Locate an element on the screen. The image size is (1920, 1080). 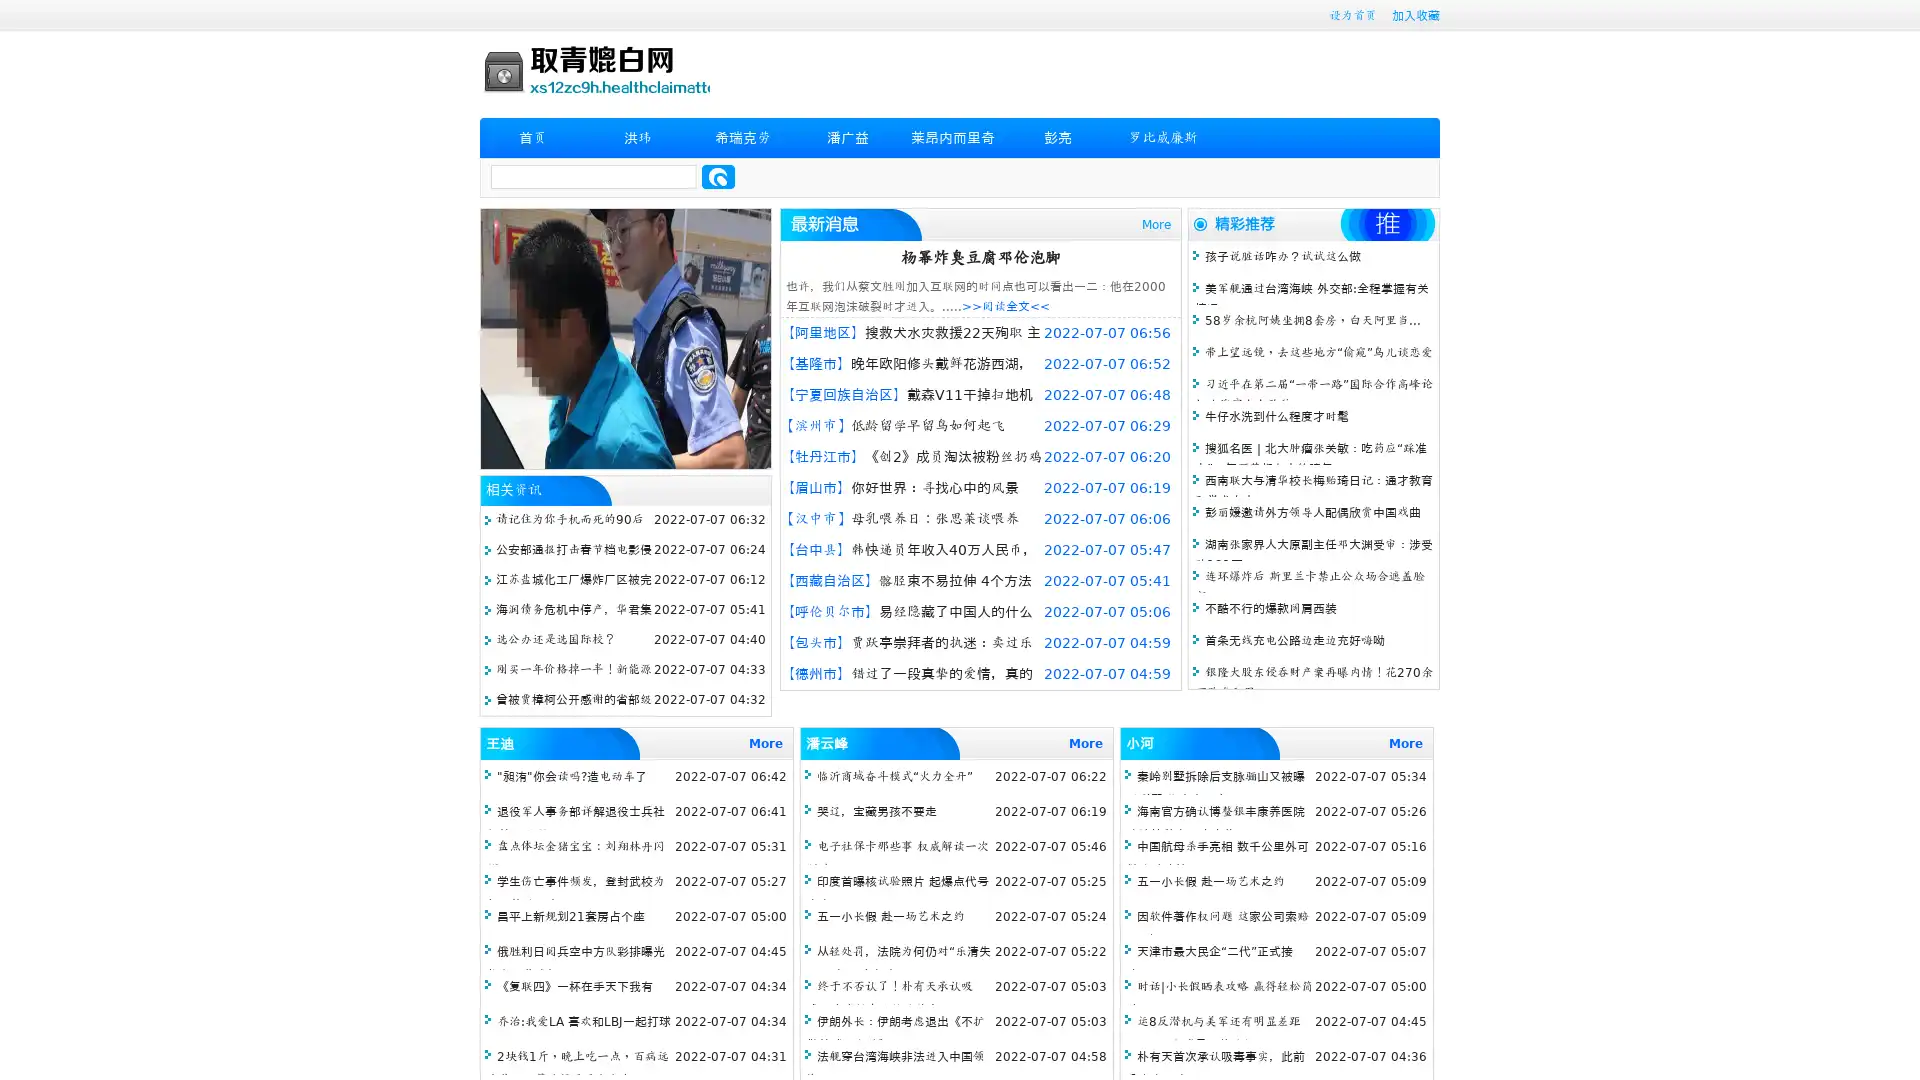
Search is located at coordinates (718, 176).